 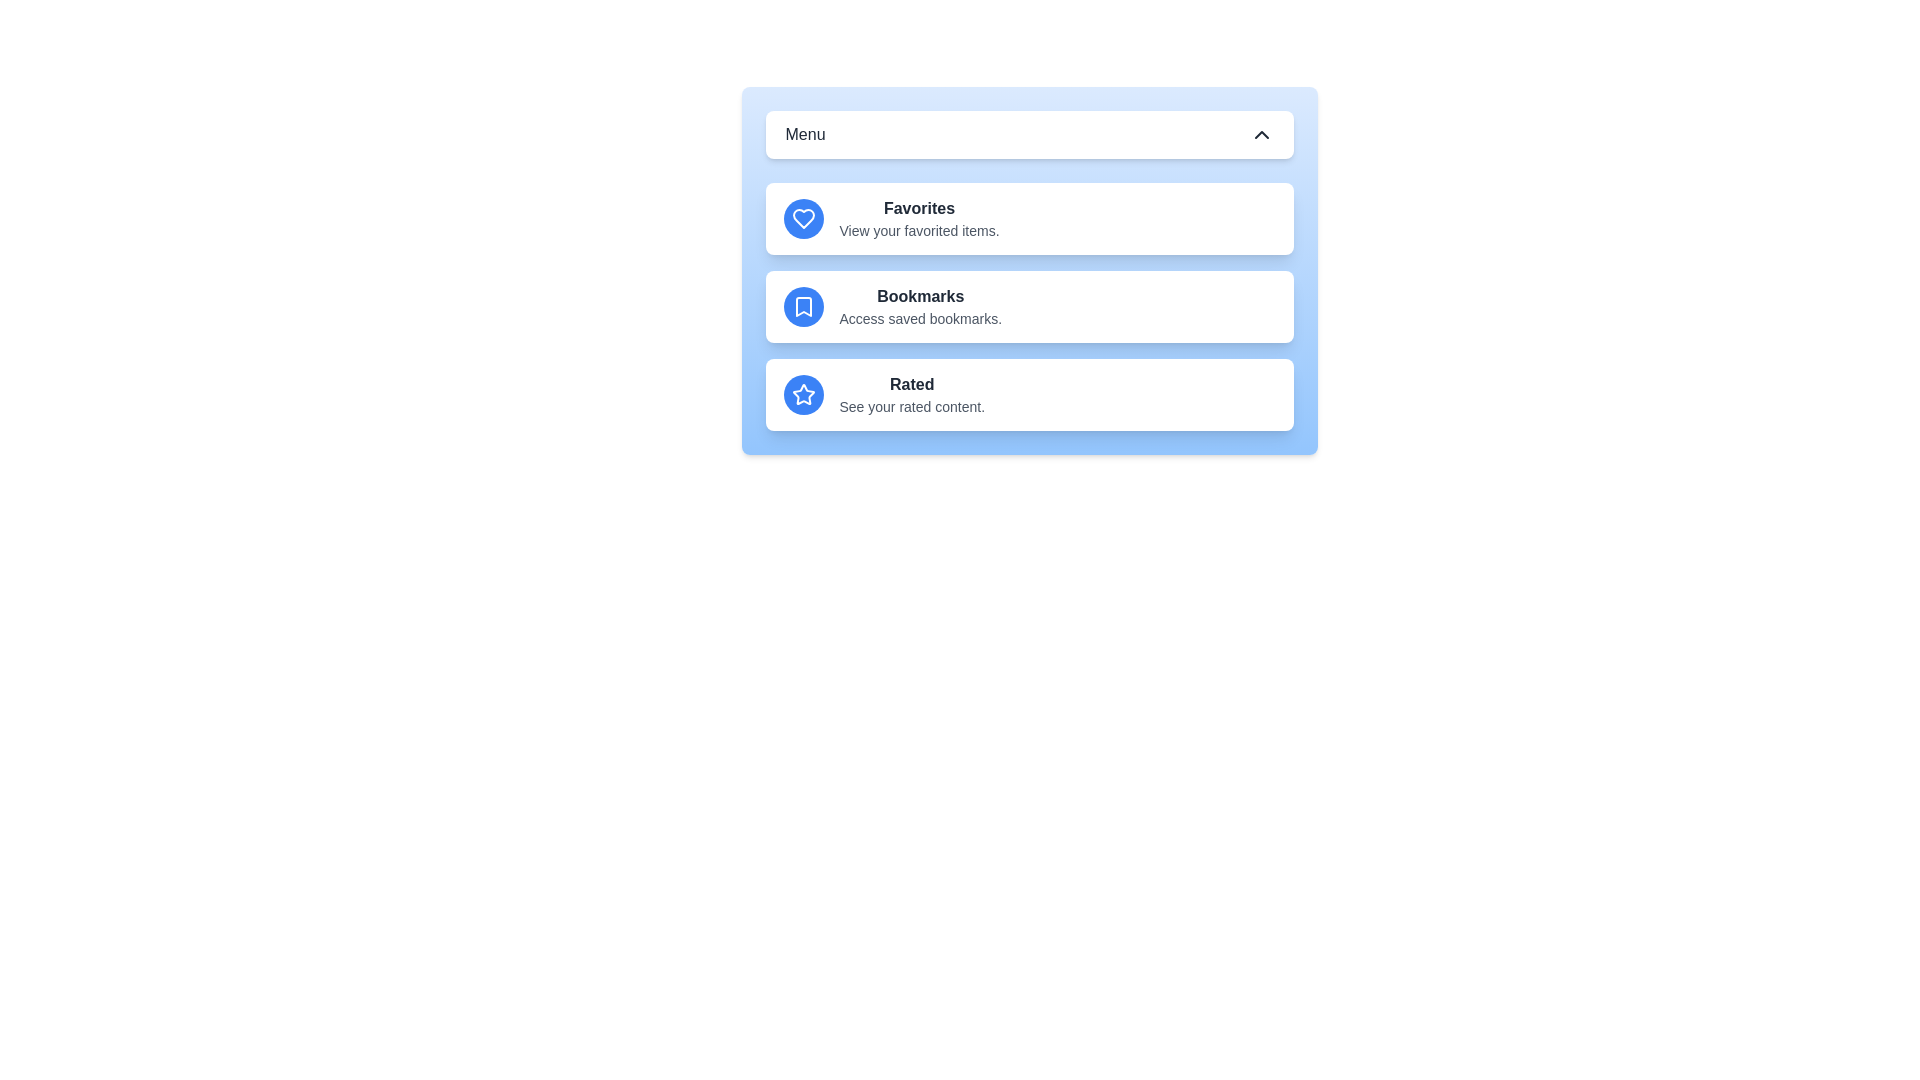 What do you see at coordinates (803, 394) in the screenshot?
I see `the icon of the menu item Rated` at bounding box center [803, 394].